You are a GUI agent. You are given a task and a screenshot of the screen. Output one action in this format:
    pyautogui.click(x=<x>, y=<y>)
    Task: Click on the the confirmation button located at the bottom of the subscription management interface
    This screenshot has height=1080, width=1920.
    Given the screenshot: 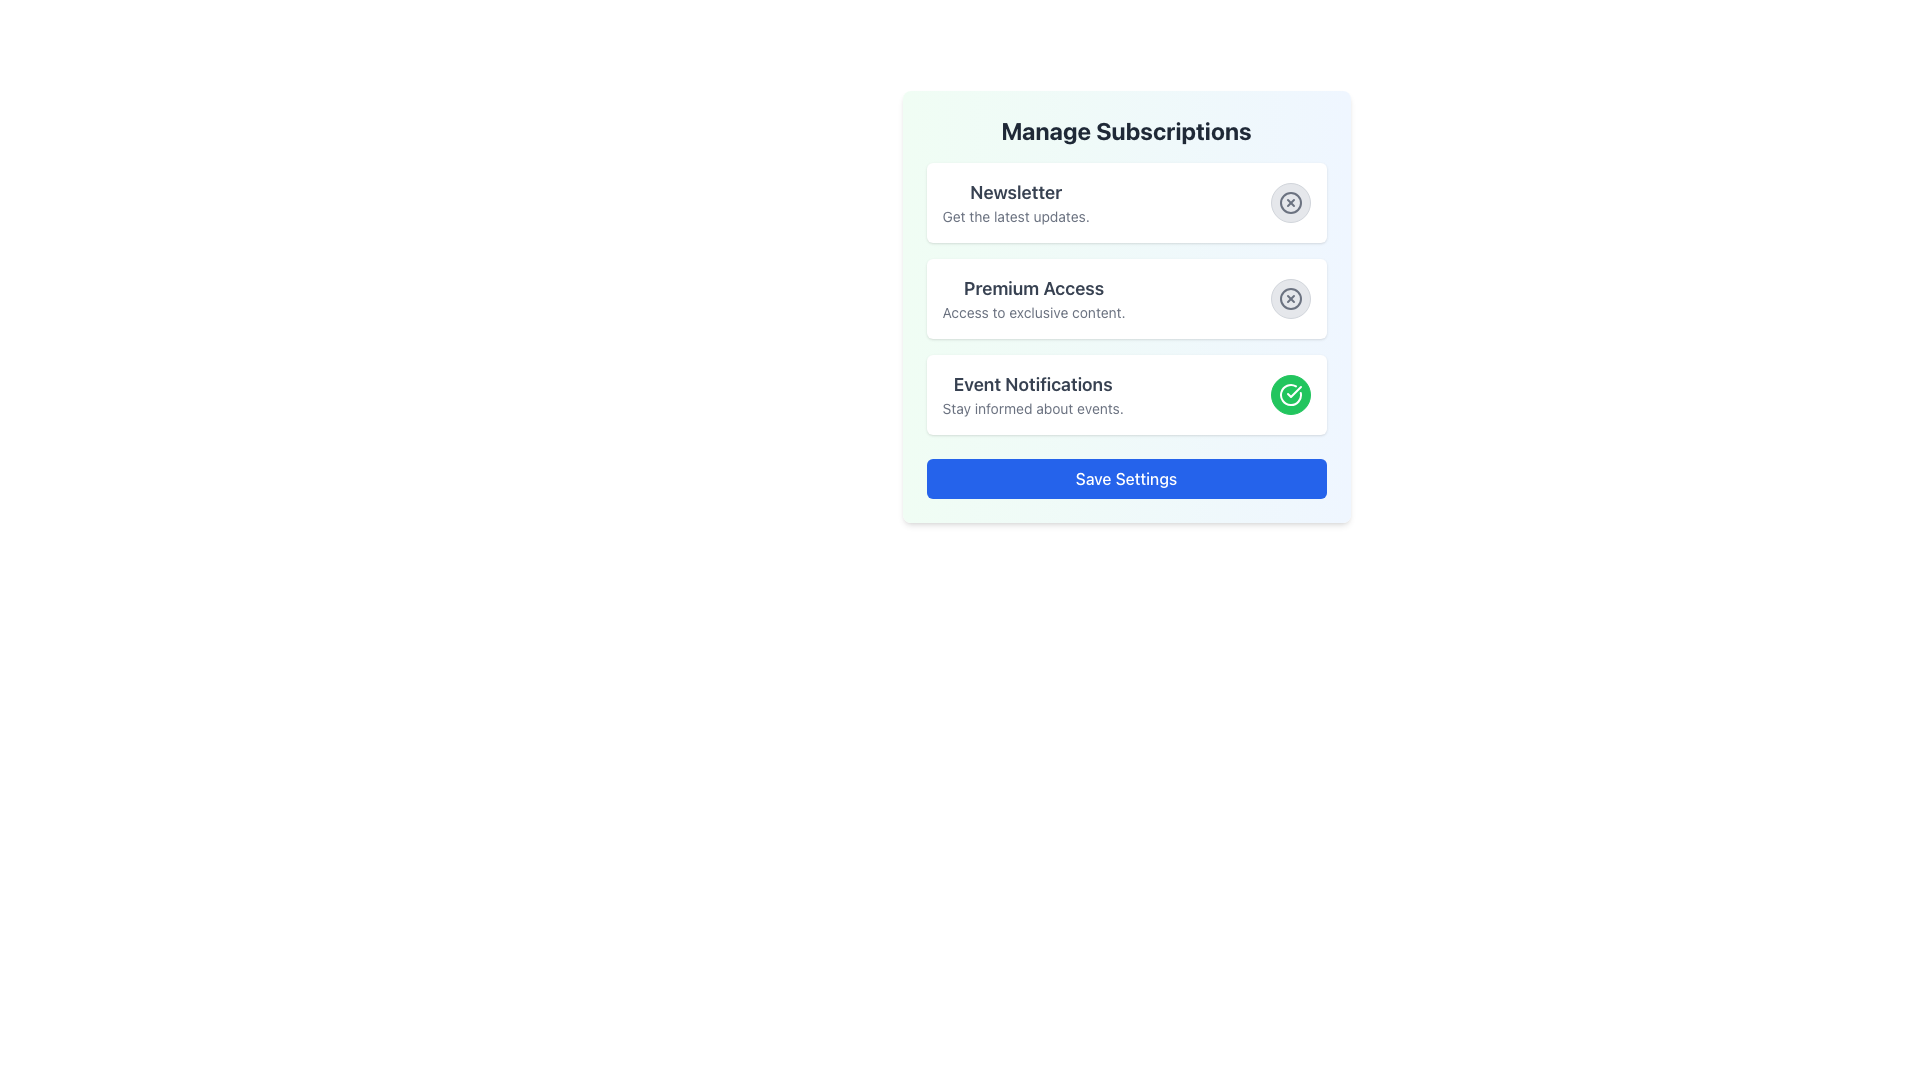 What is the action you would take?
    pyautogui.click(x=1126, y=478)
    